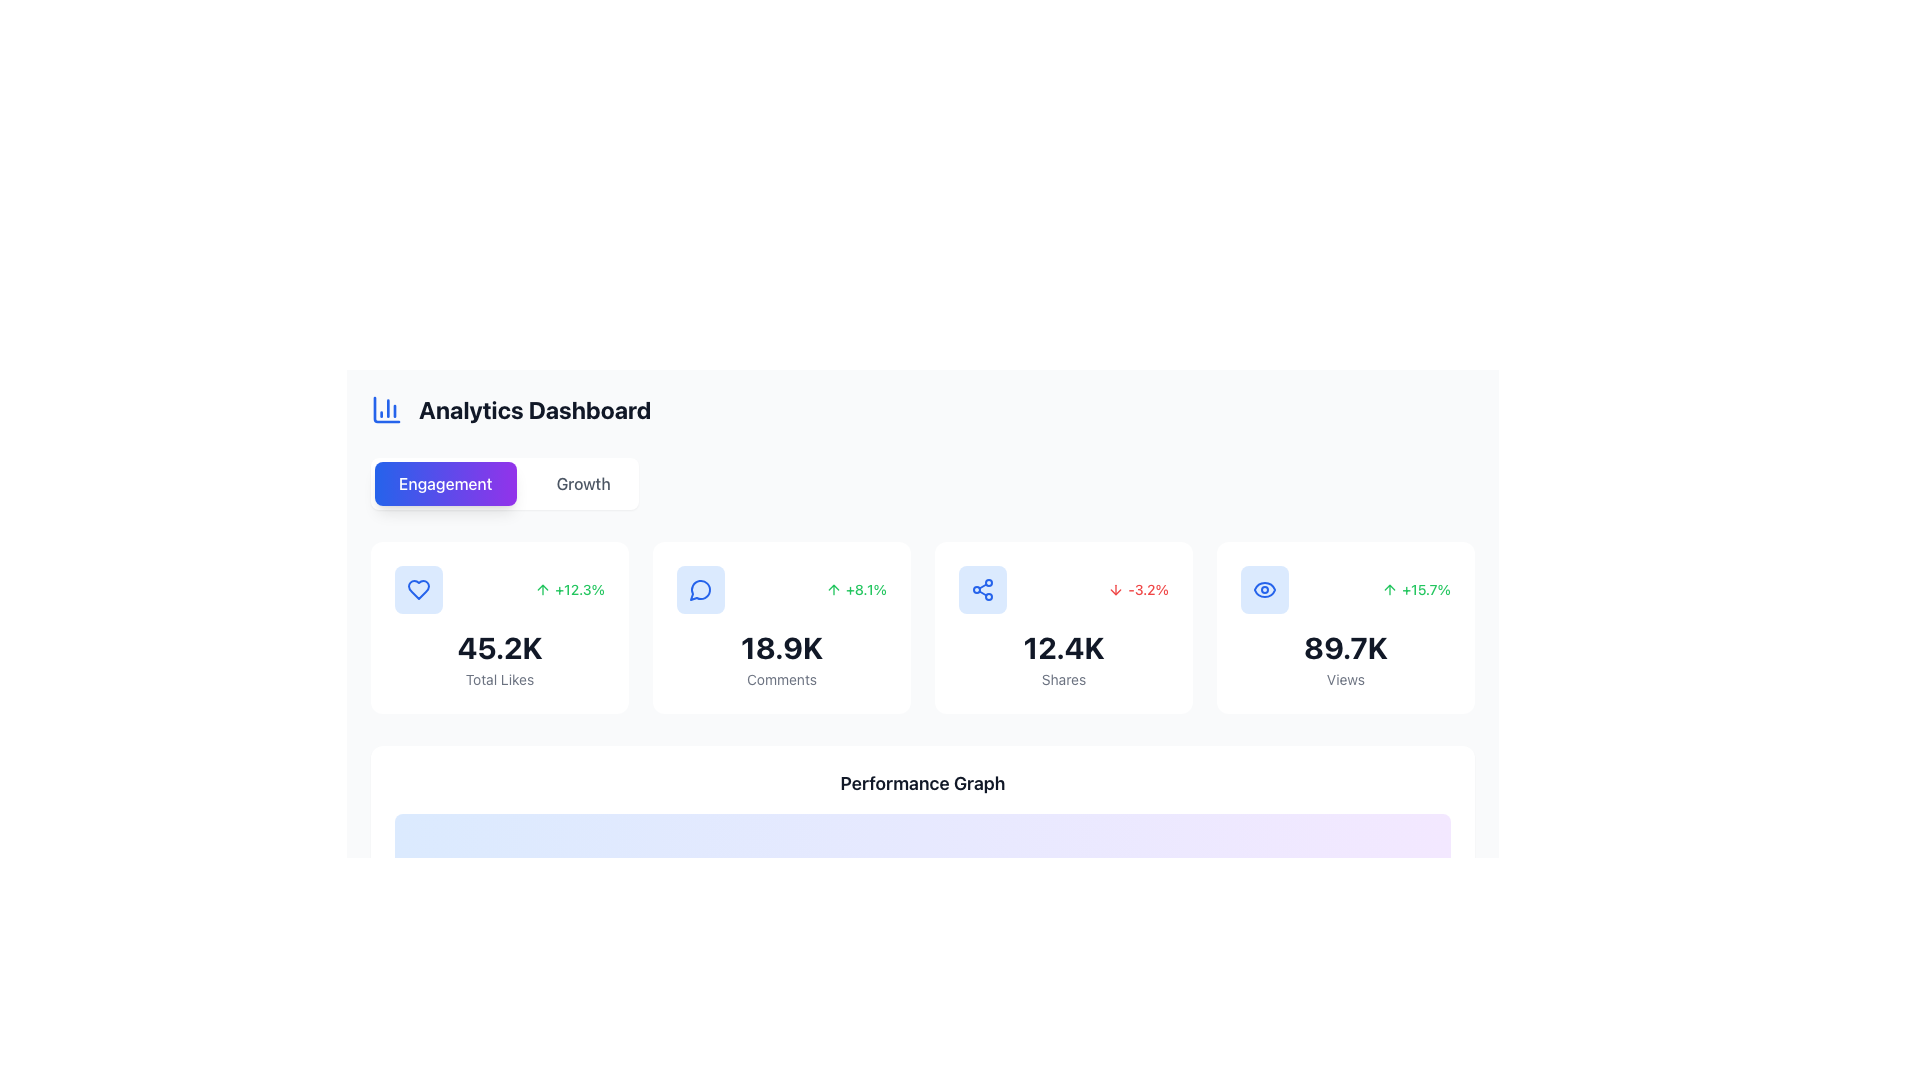 The height and width of the screenshot is (1080, 1920). Describe the element at coordinates (1345, 589) in the screenshot. I see `percentage value indicator showing '89.7K Views' in the top section of the card on the rightmost side of the dashboard, which is visually represented with a '+' and green color for a positive change` at that location.